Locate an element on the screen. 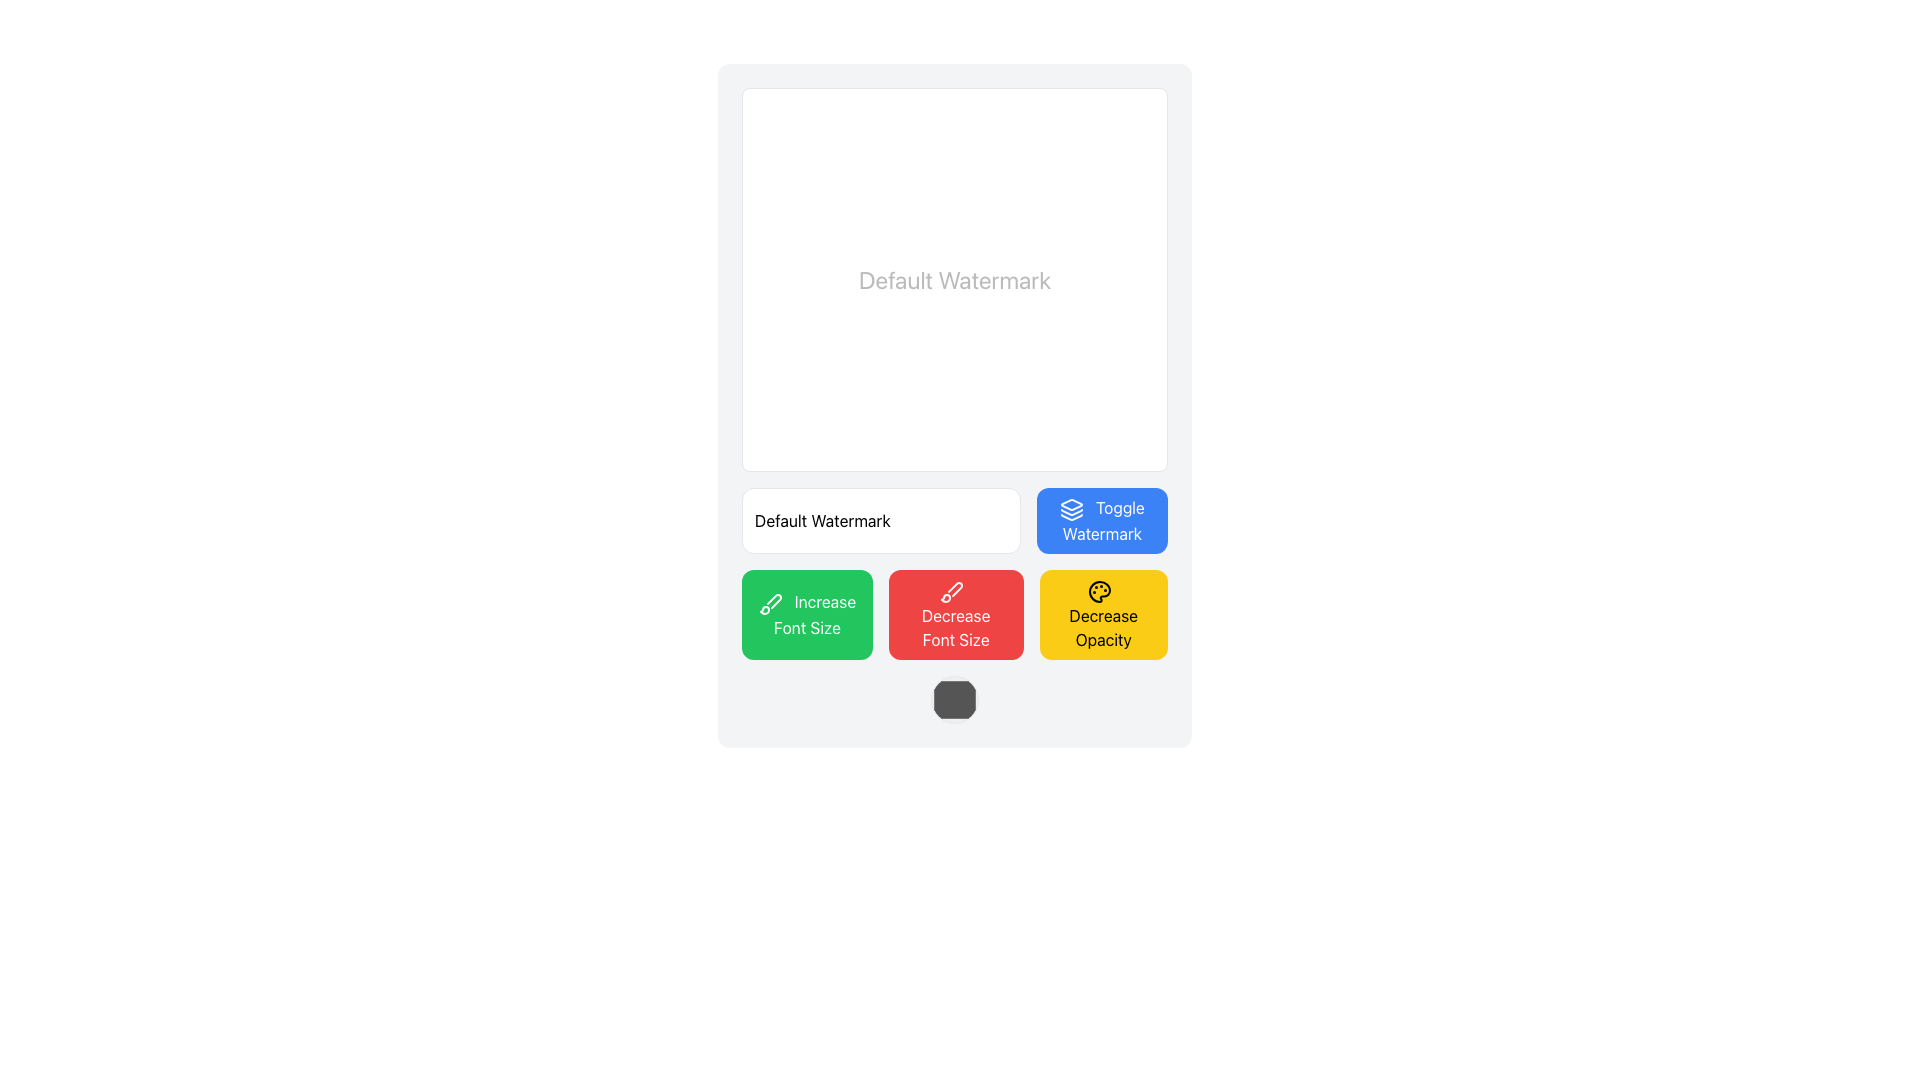 The height and width of the screenshot is (1080, 1920). the button that toggles the visibility of the watermark feature, located at the top-right position within a three-column grid layout, adjacent to the 'Default Watermark' text input field is located at coordinates (1101, 519).